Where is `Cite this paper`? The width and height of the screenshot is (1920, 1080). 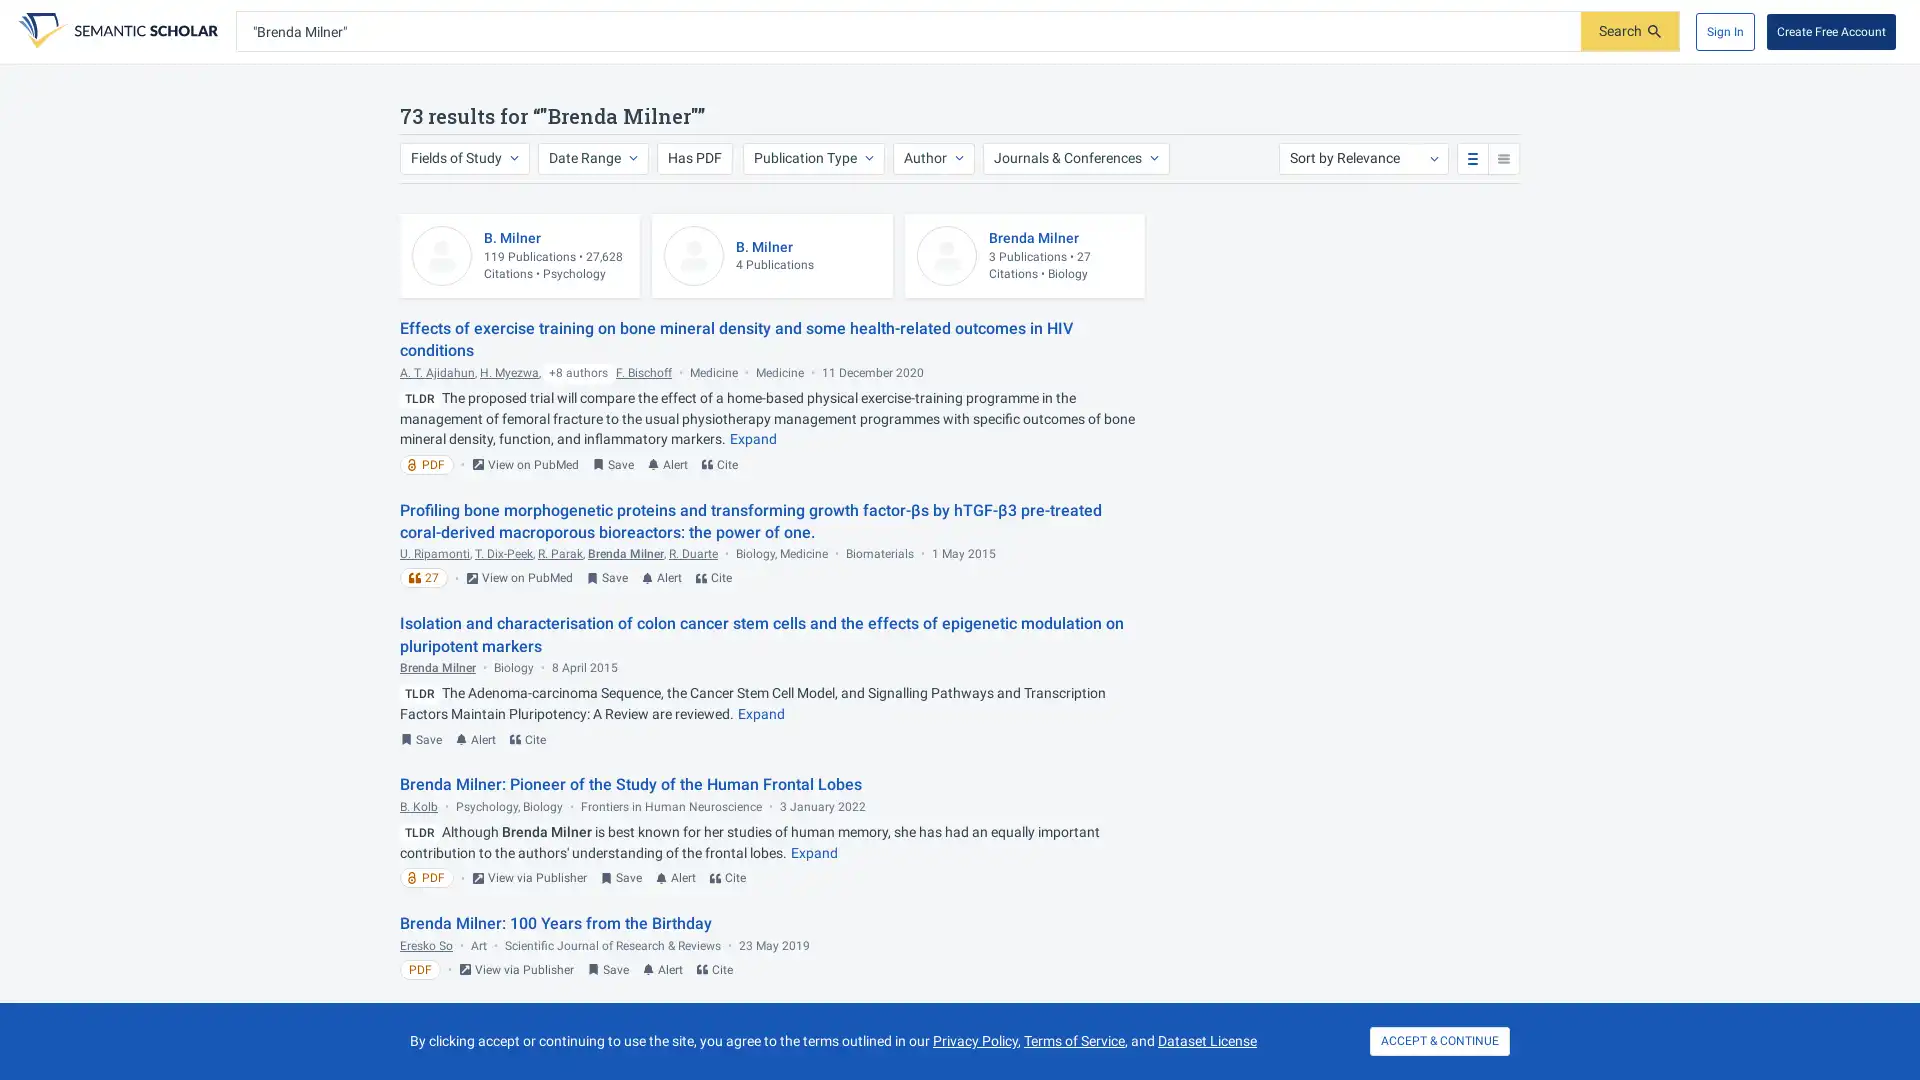 Cite this paper is located at coordinates (727, 877).